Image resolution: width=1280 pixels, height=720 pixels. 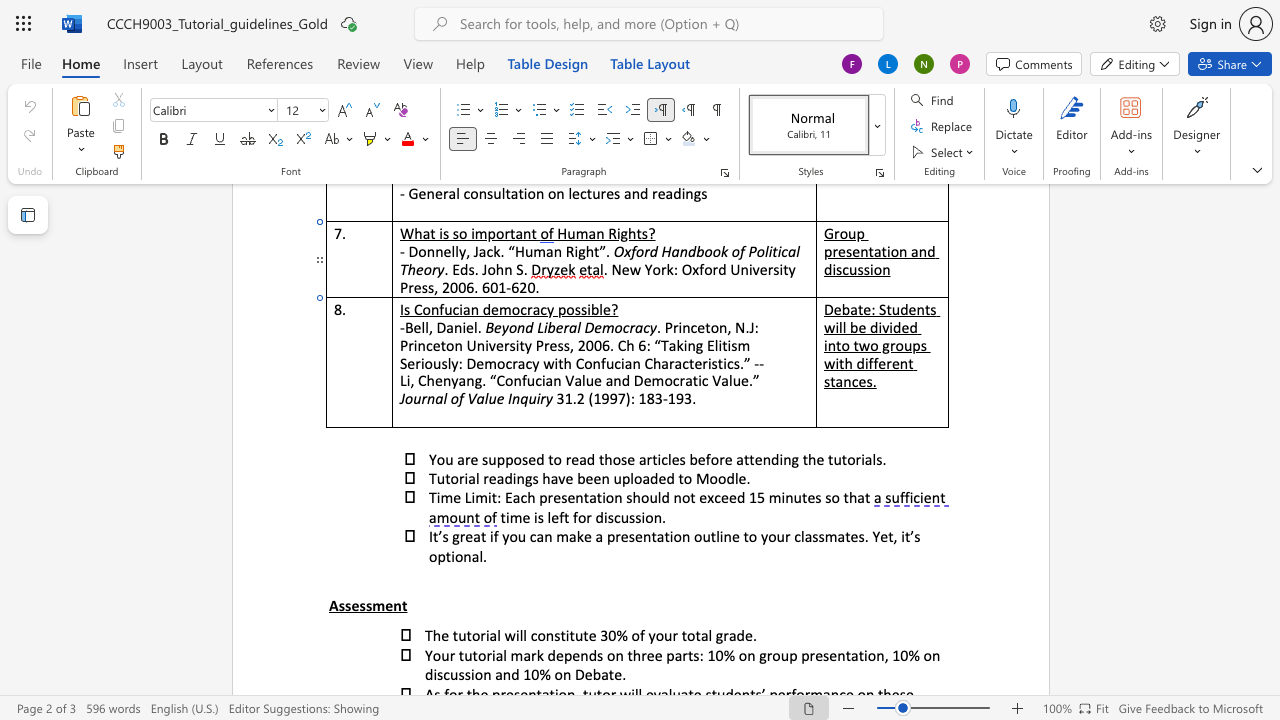 What do you see at coordinates (492, 496) in the screenshot?
I see `the space between the continuous character "i" and "t" in the text` at bounding box center [492, 496].